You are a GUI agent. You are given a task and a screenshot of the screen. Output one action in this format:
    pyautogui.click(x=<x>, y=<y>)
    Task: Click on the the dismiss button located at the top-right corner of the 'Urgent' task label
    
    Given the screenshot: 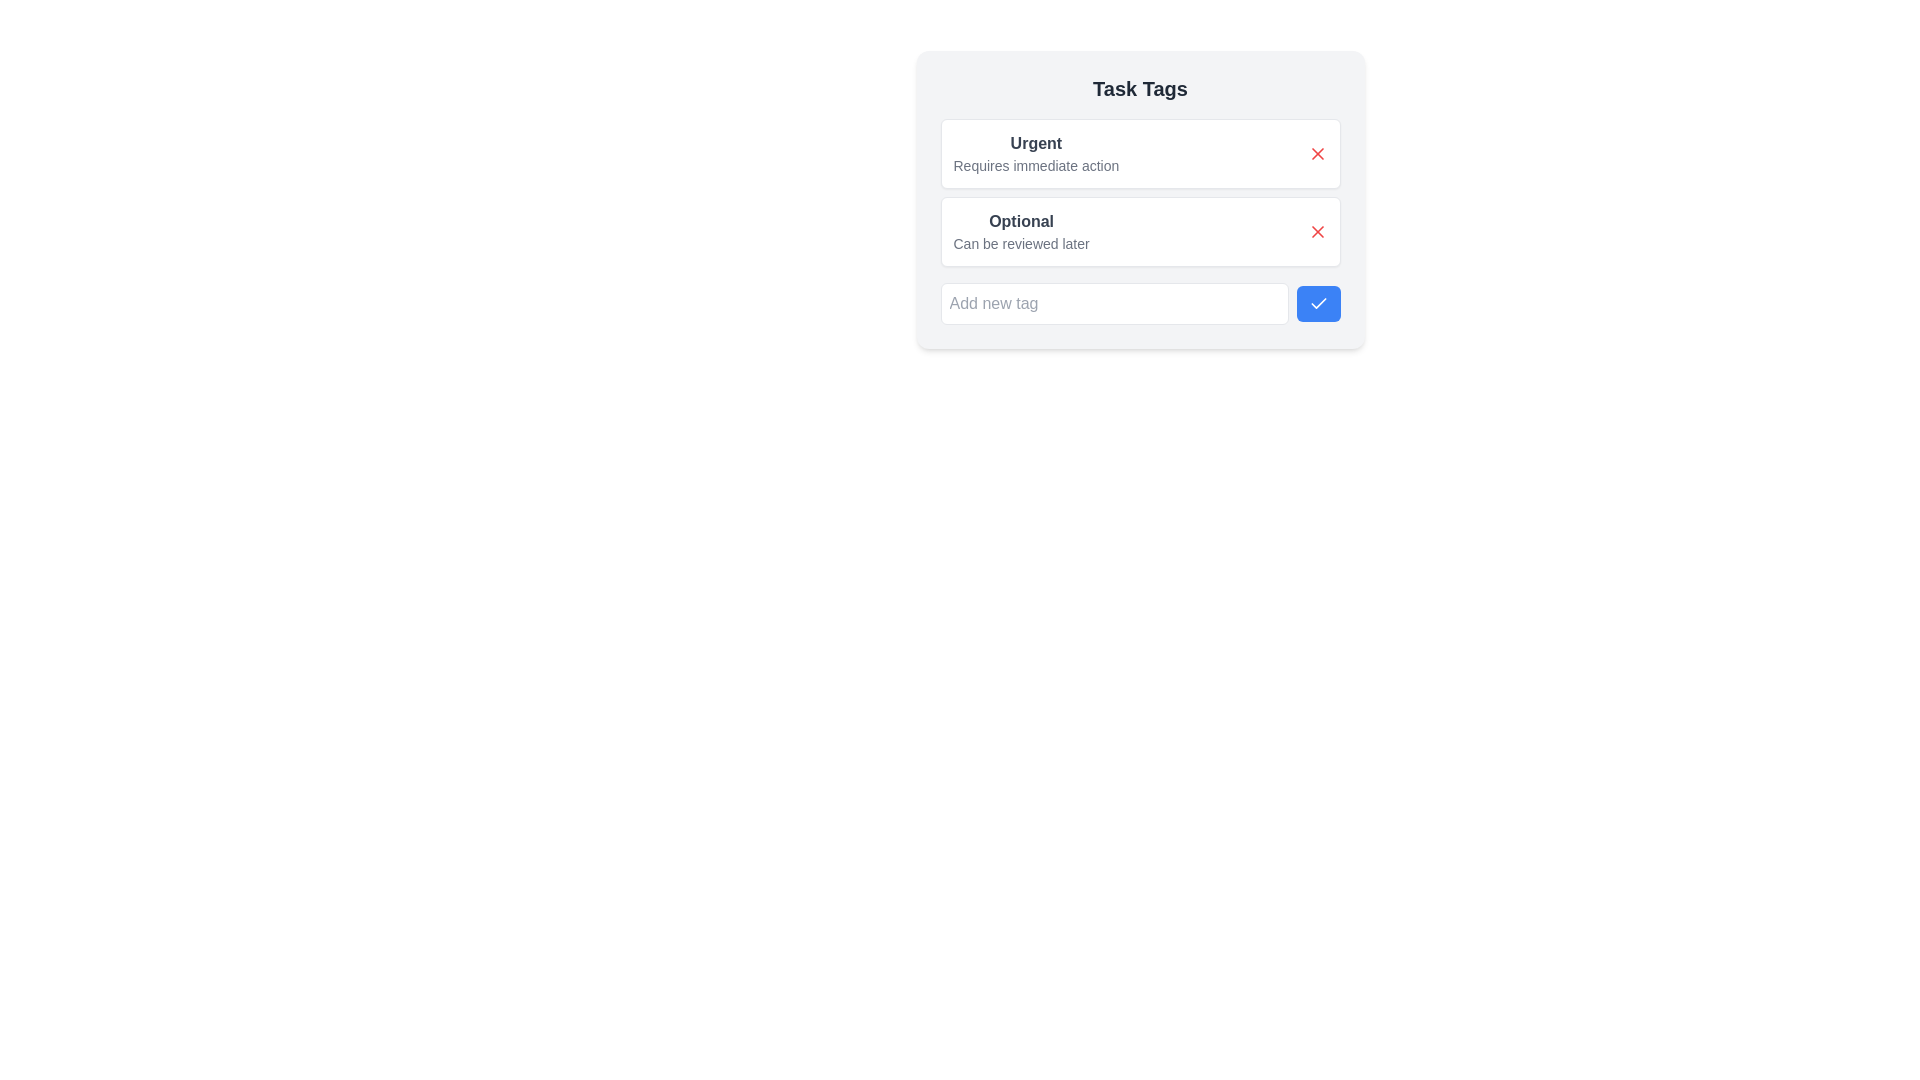 What is the action you would take?
    pyautogui.click(x=1317, y=153)
    